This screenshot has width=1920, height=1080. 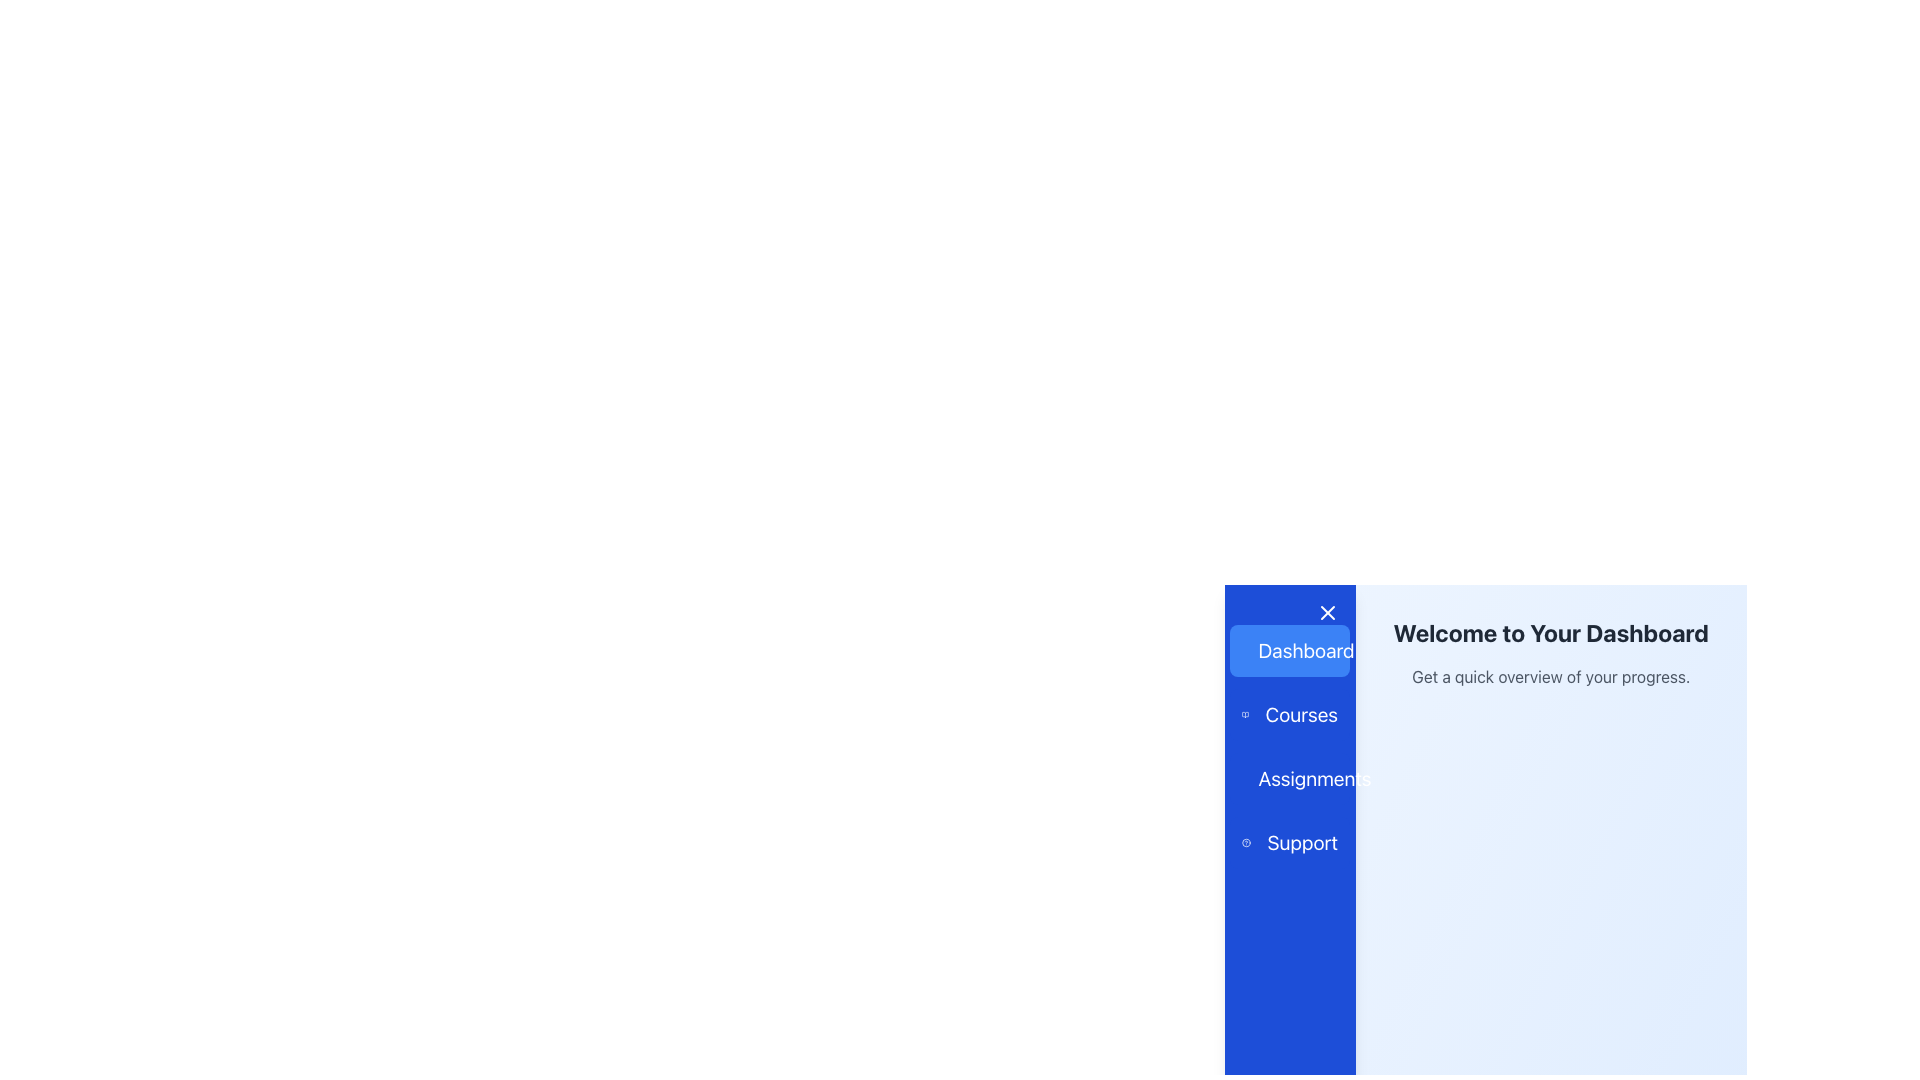 What do you see at coordinates (1290, 778) in the screenshot?
I see `the navigation button located in the vertical menu, which is the third entry below 'Dashboard' and 'Courses'` at bounding box center [1290, 778].